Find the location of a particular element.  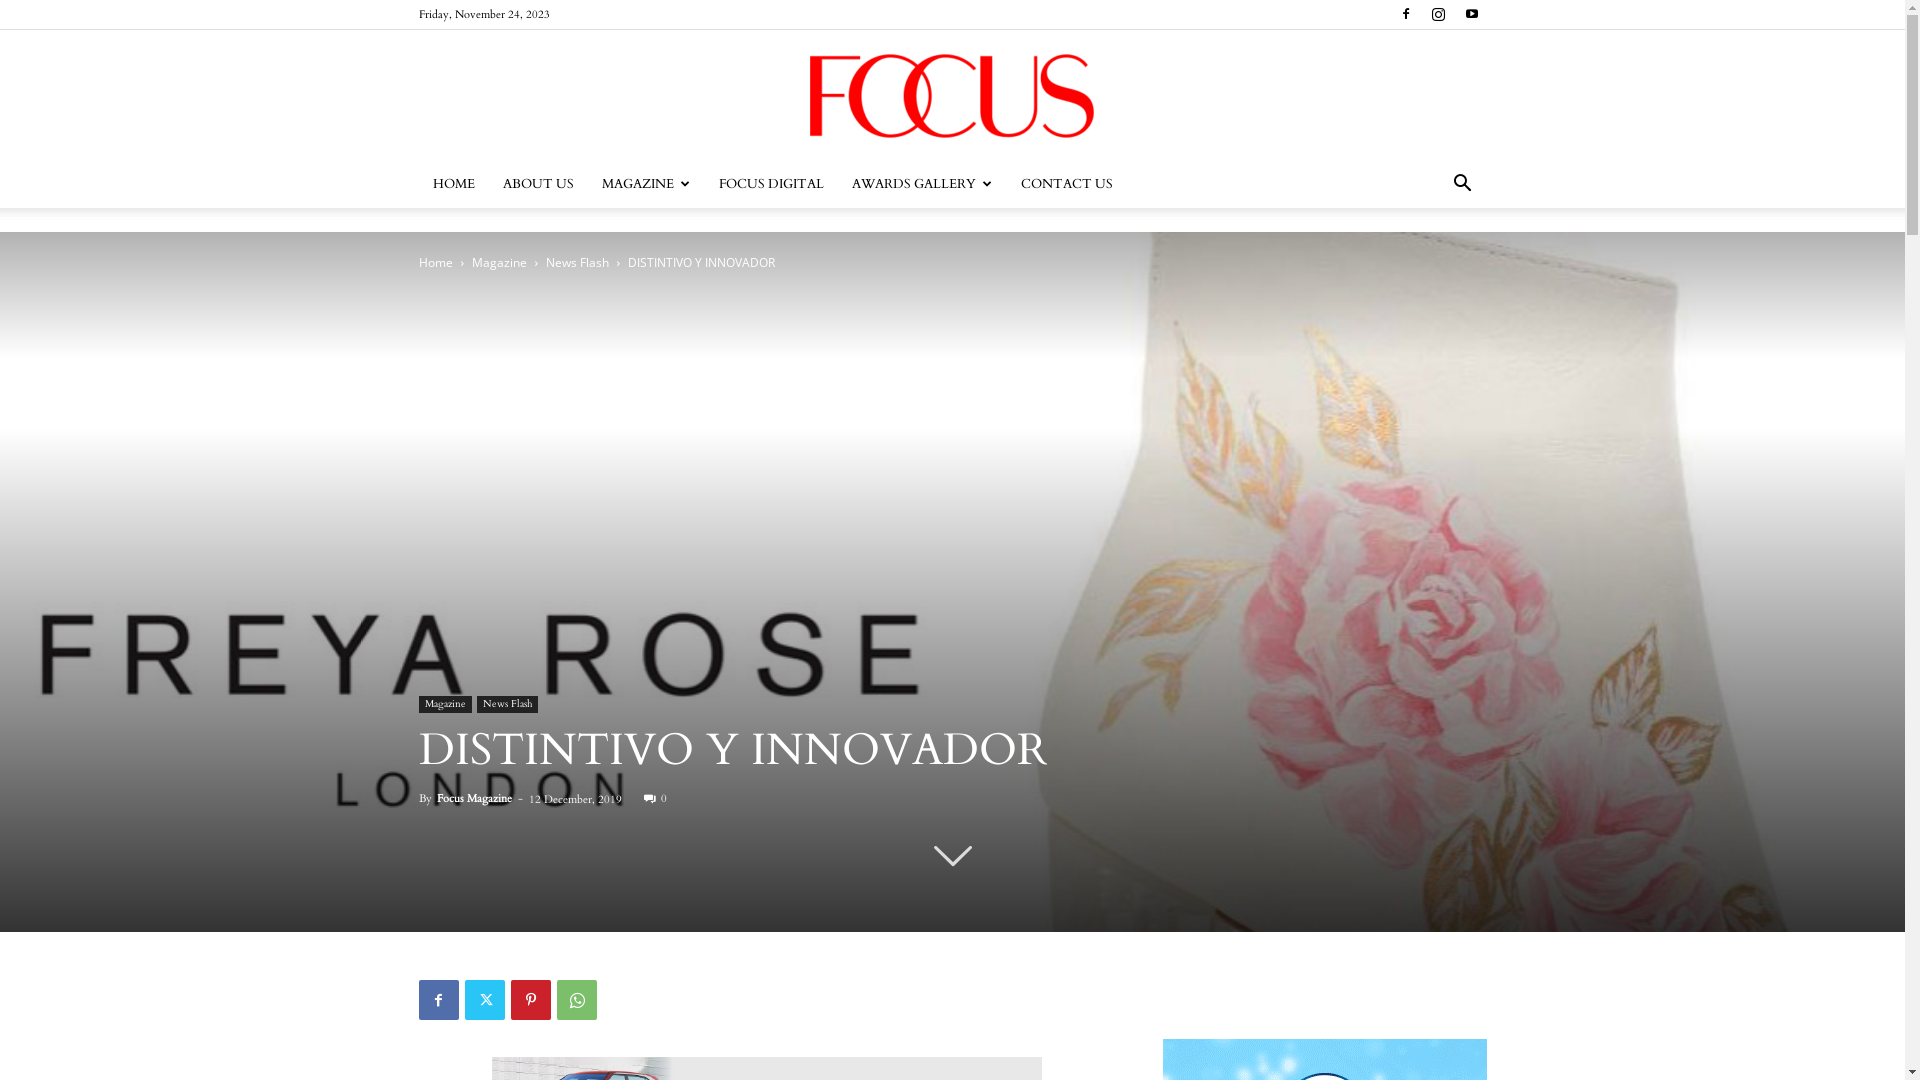

'Youtube' is located at coordinates (1470, 14).